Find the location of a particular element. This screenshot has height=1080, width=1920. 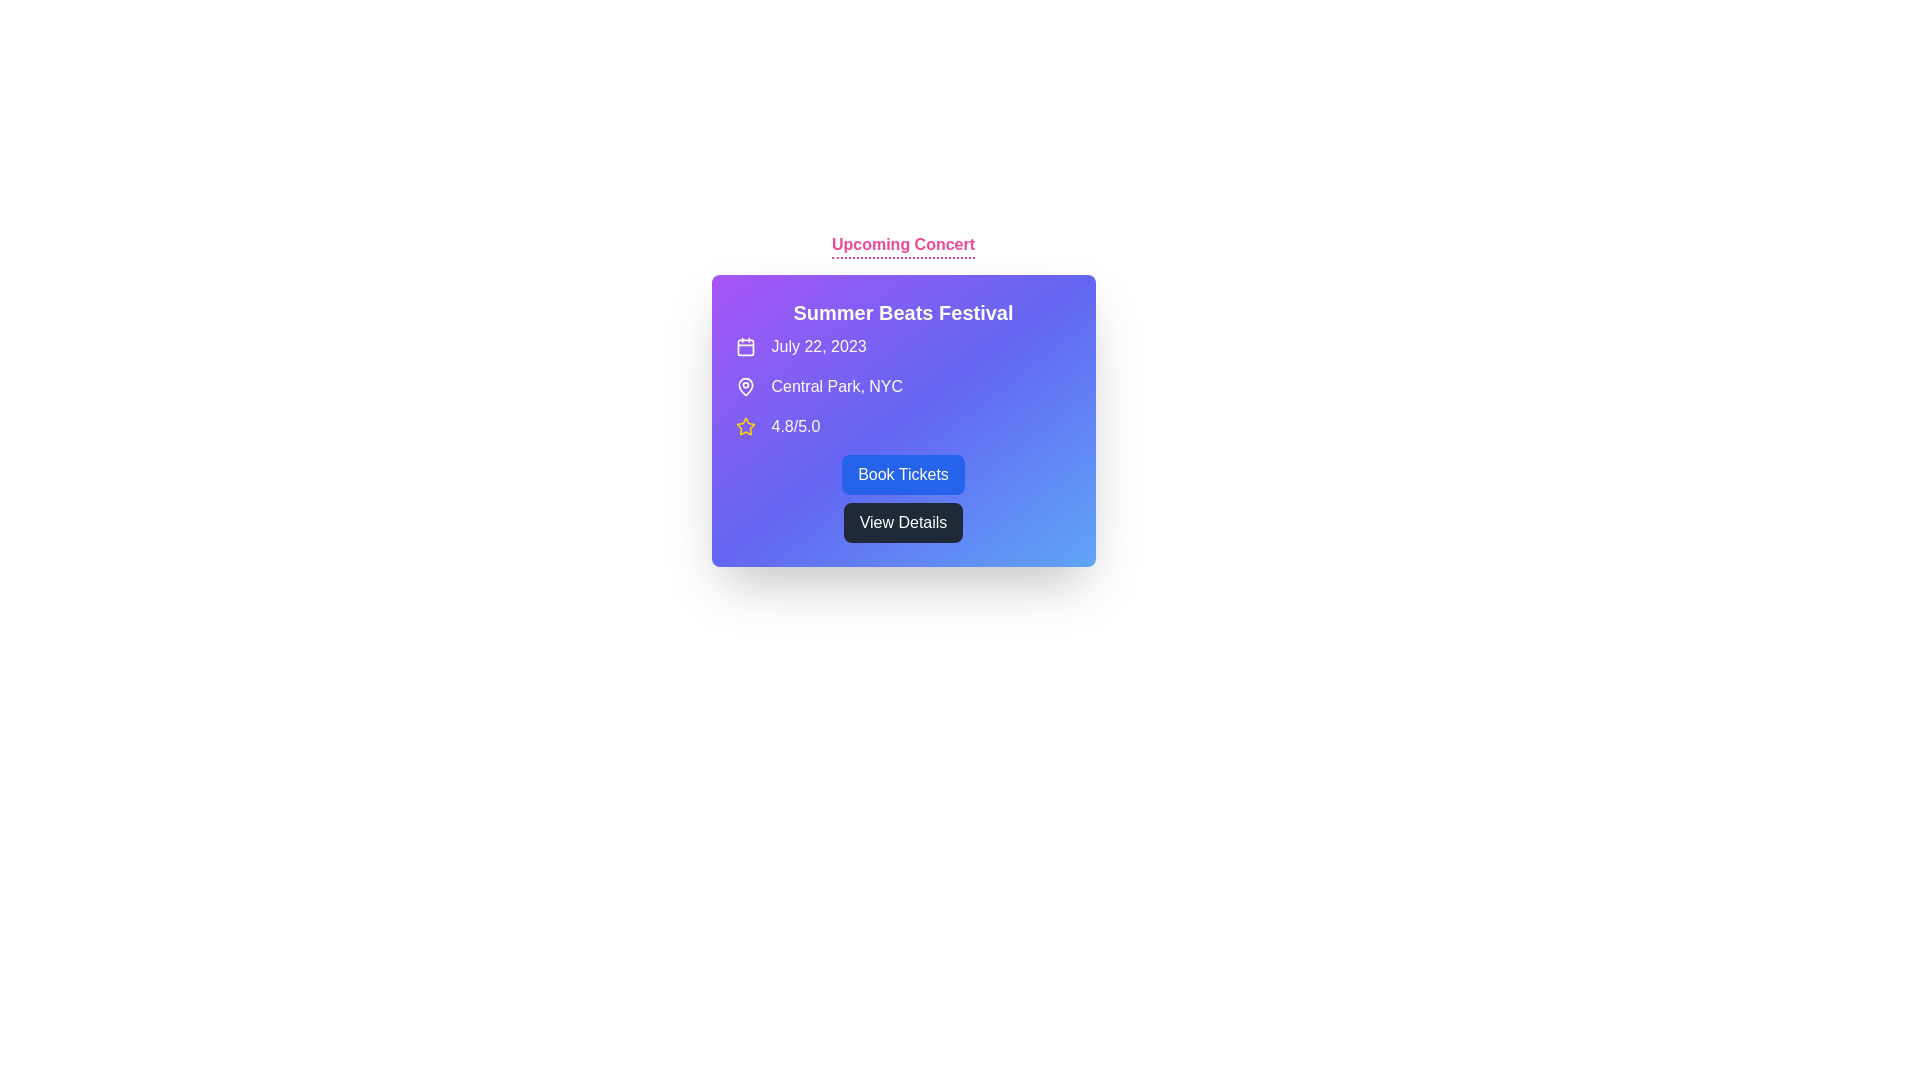

the 'Upcoming Concert' text label is located at coordinates (902, 245).